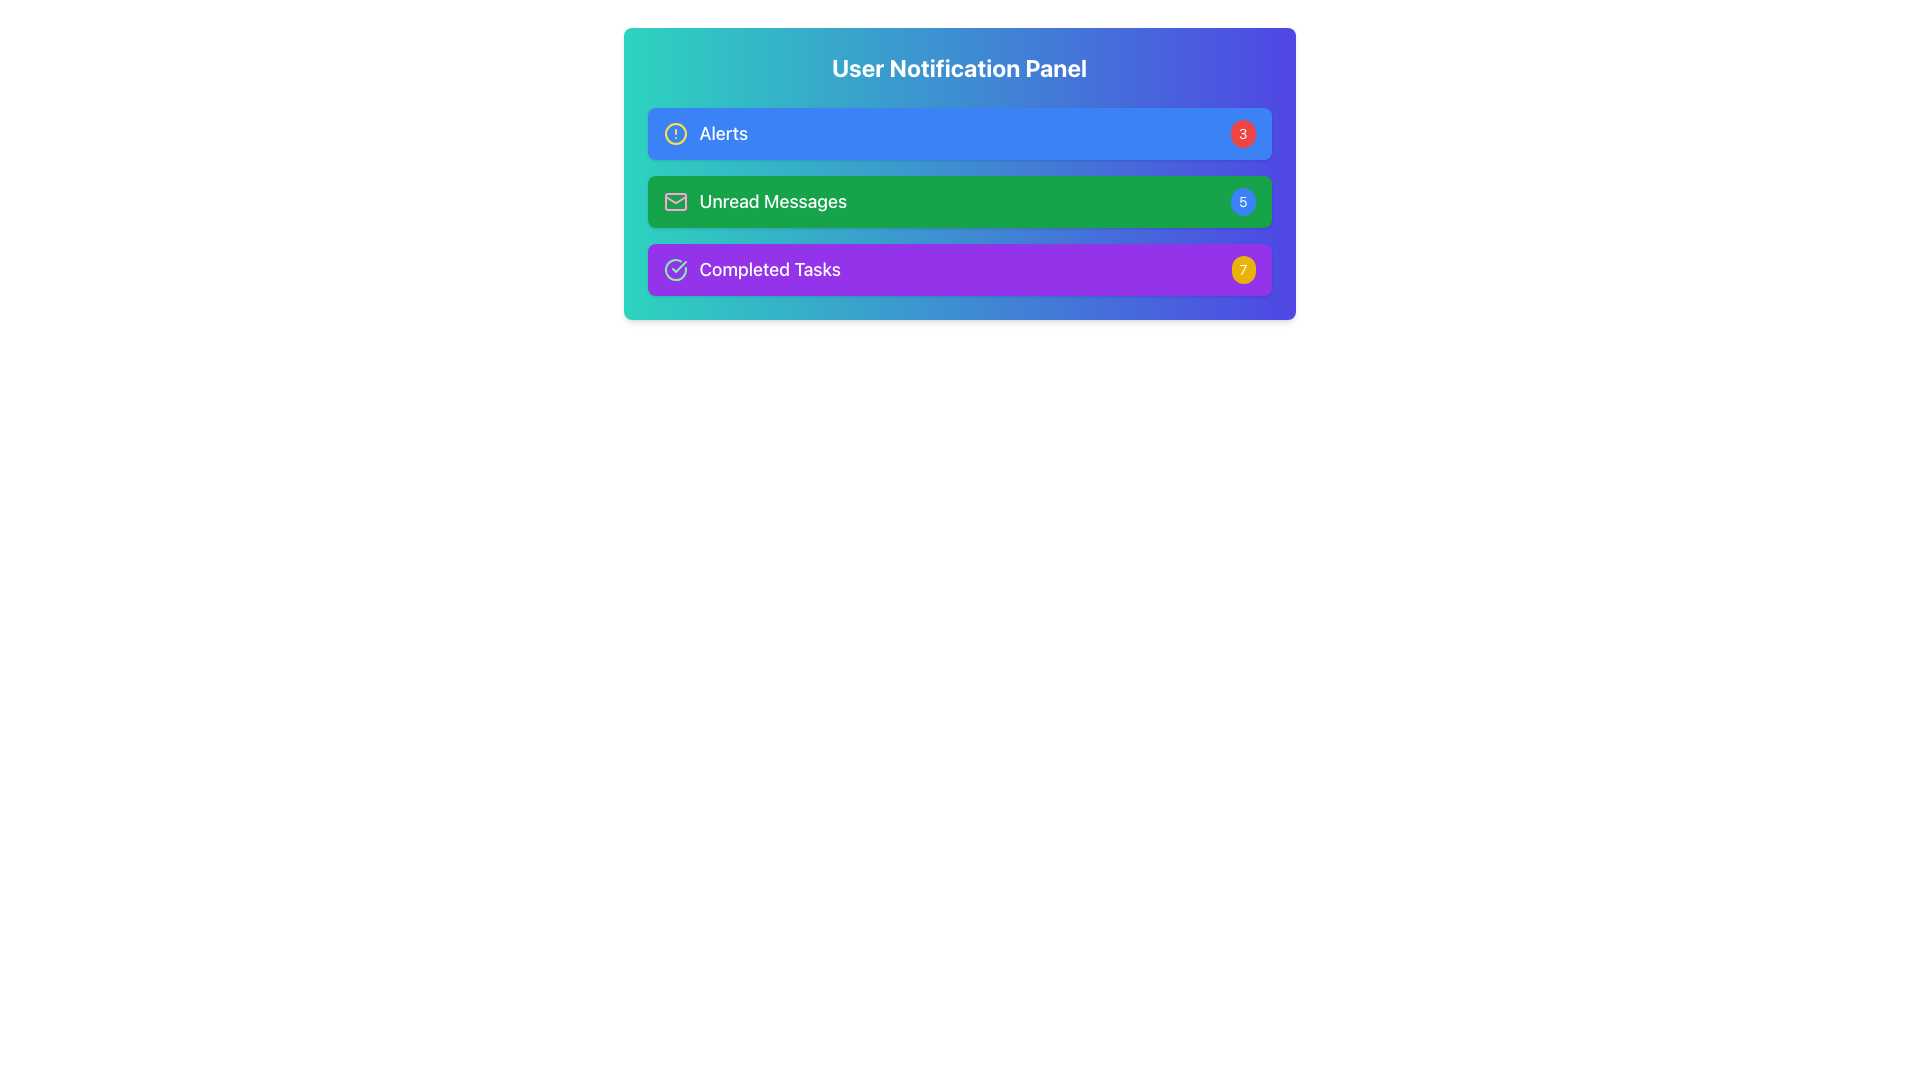 This screenshot has height=1080, width=1920. What do you see at coordinates (751, 270) in the screenshot?
I see `the Text Label with Icon that displays information about completed tasks in the notification panel, positioned as the last item in the list` at bounding box center [751, 270].